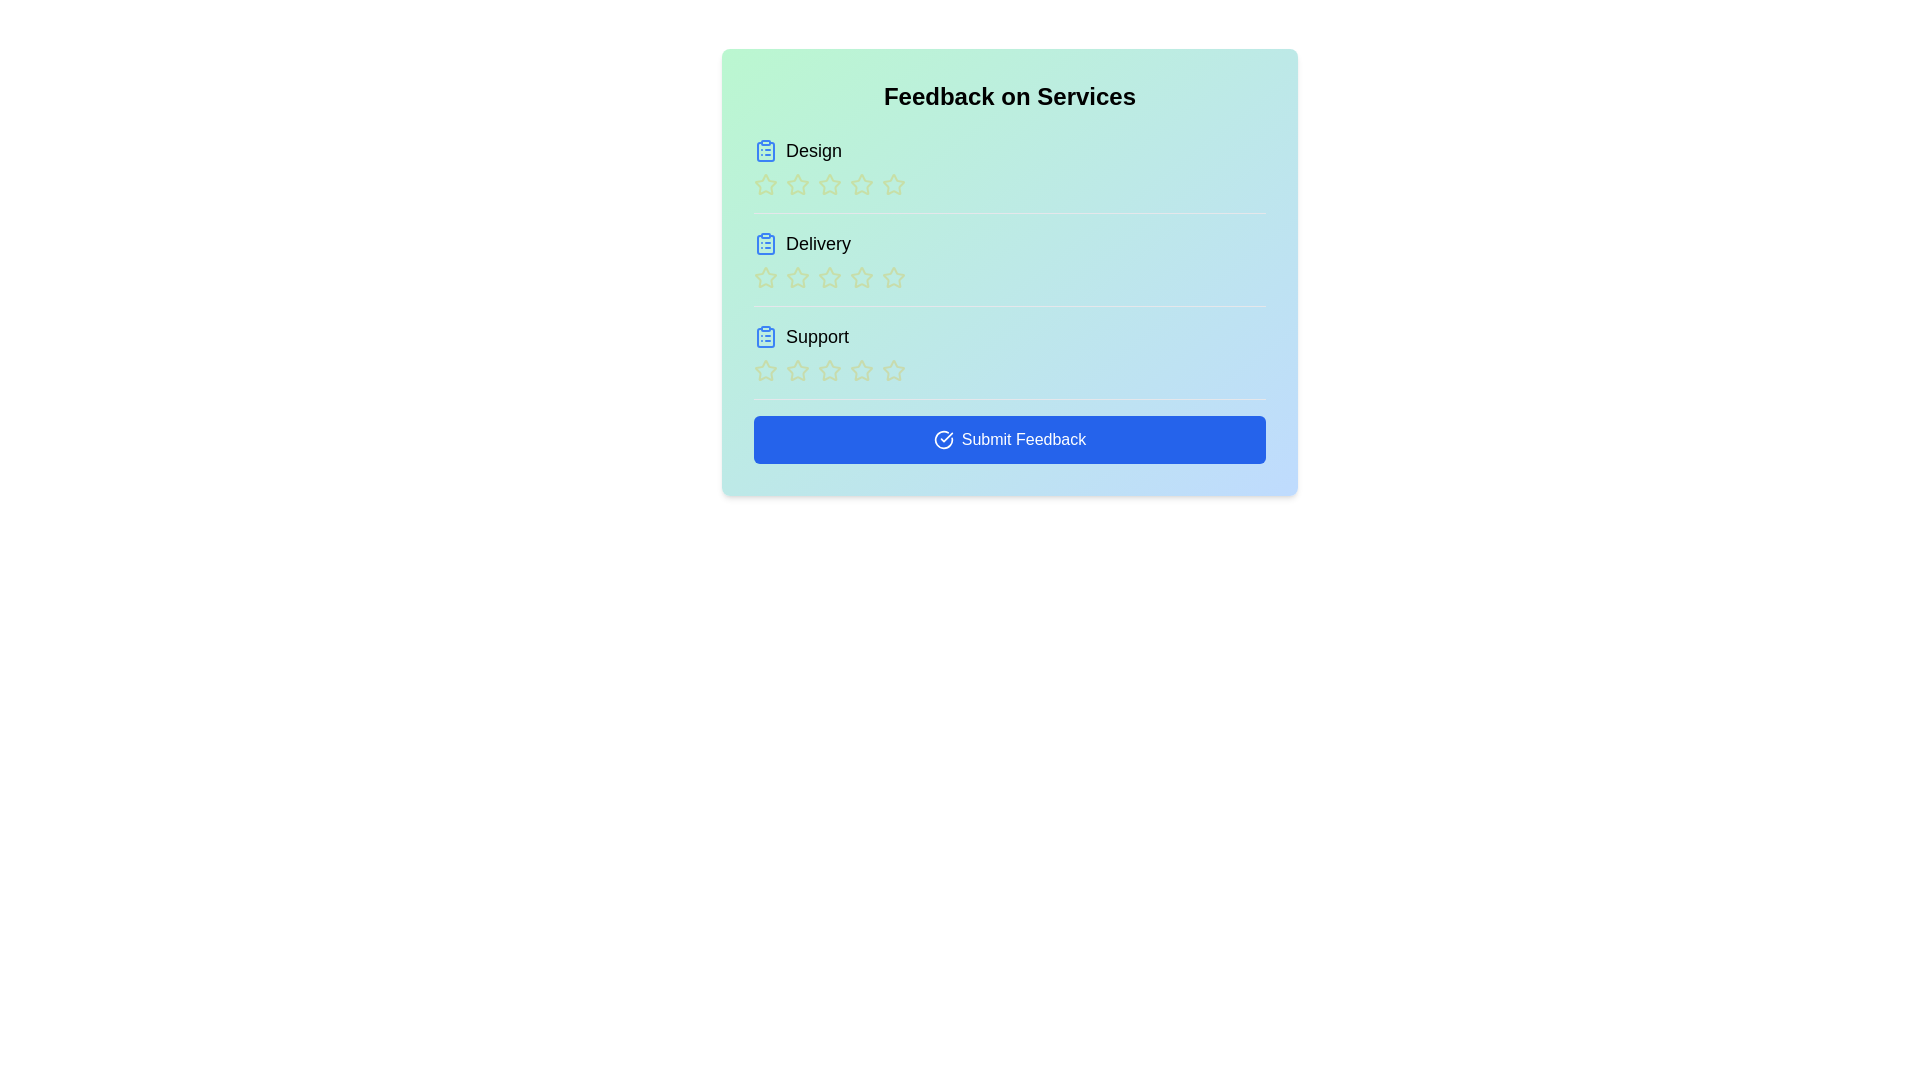 This screenshot has width=1920, height=1080. I want to click on 'Submit Feedback' button, so click(1009, 438).